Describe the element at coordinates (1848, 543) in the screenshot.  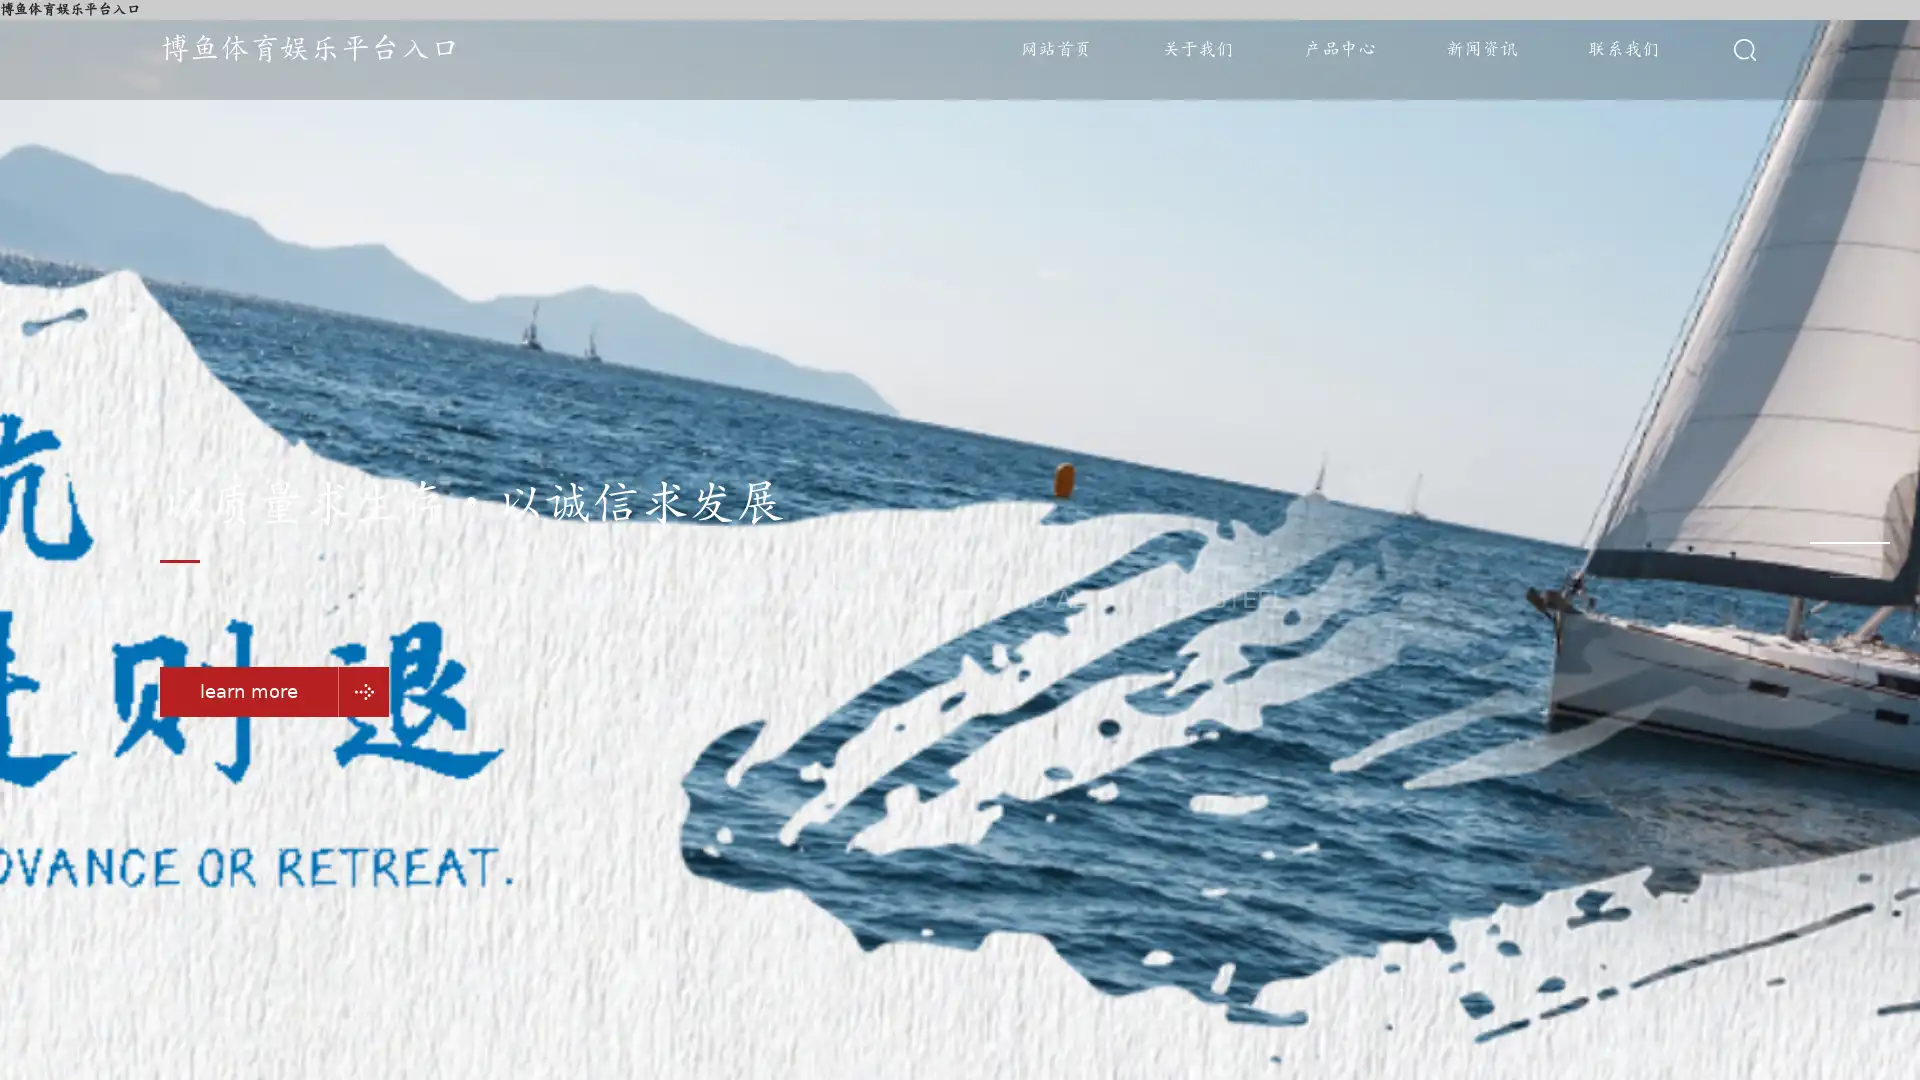
I see `Go to slide 1` at that location.